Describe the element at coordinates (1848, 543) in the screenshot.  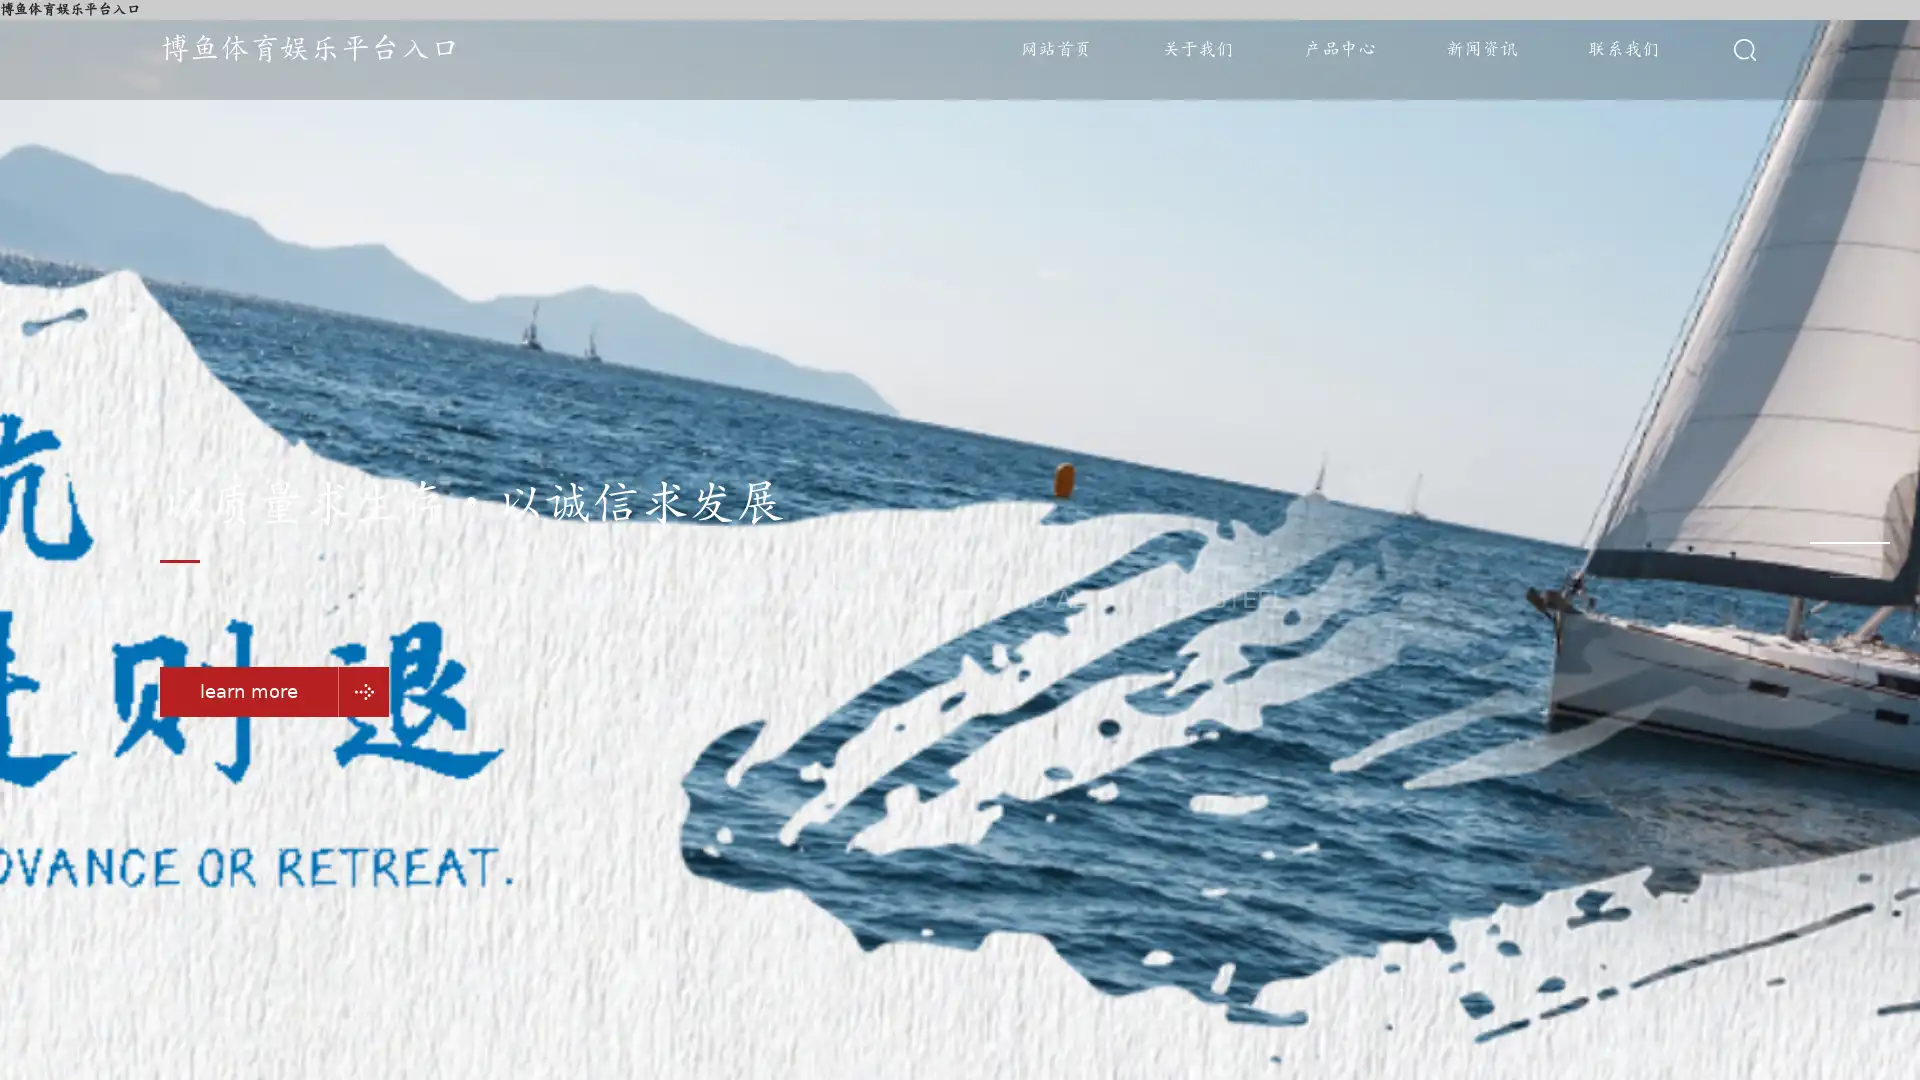
I see `Go to slide 1` at that location.